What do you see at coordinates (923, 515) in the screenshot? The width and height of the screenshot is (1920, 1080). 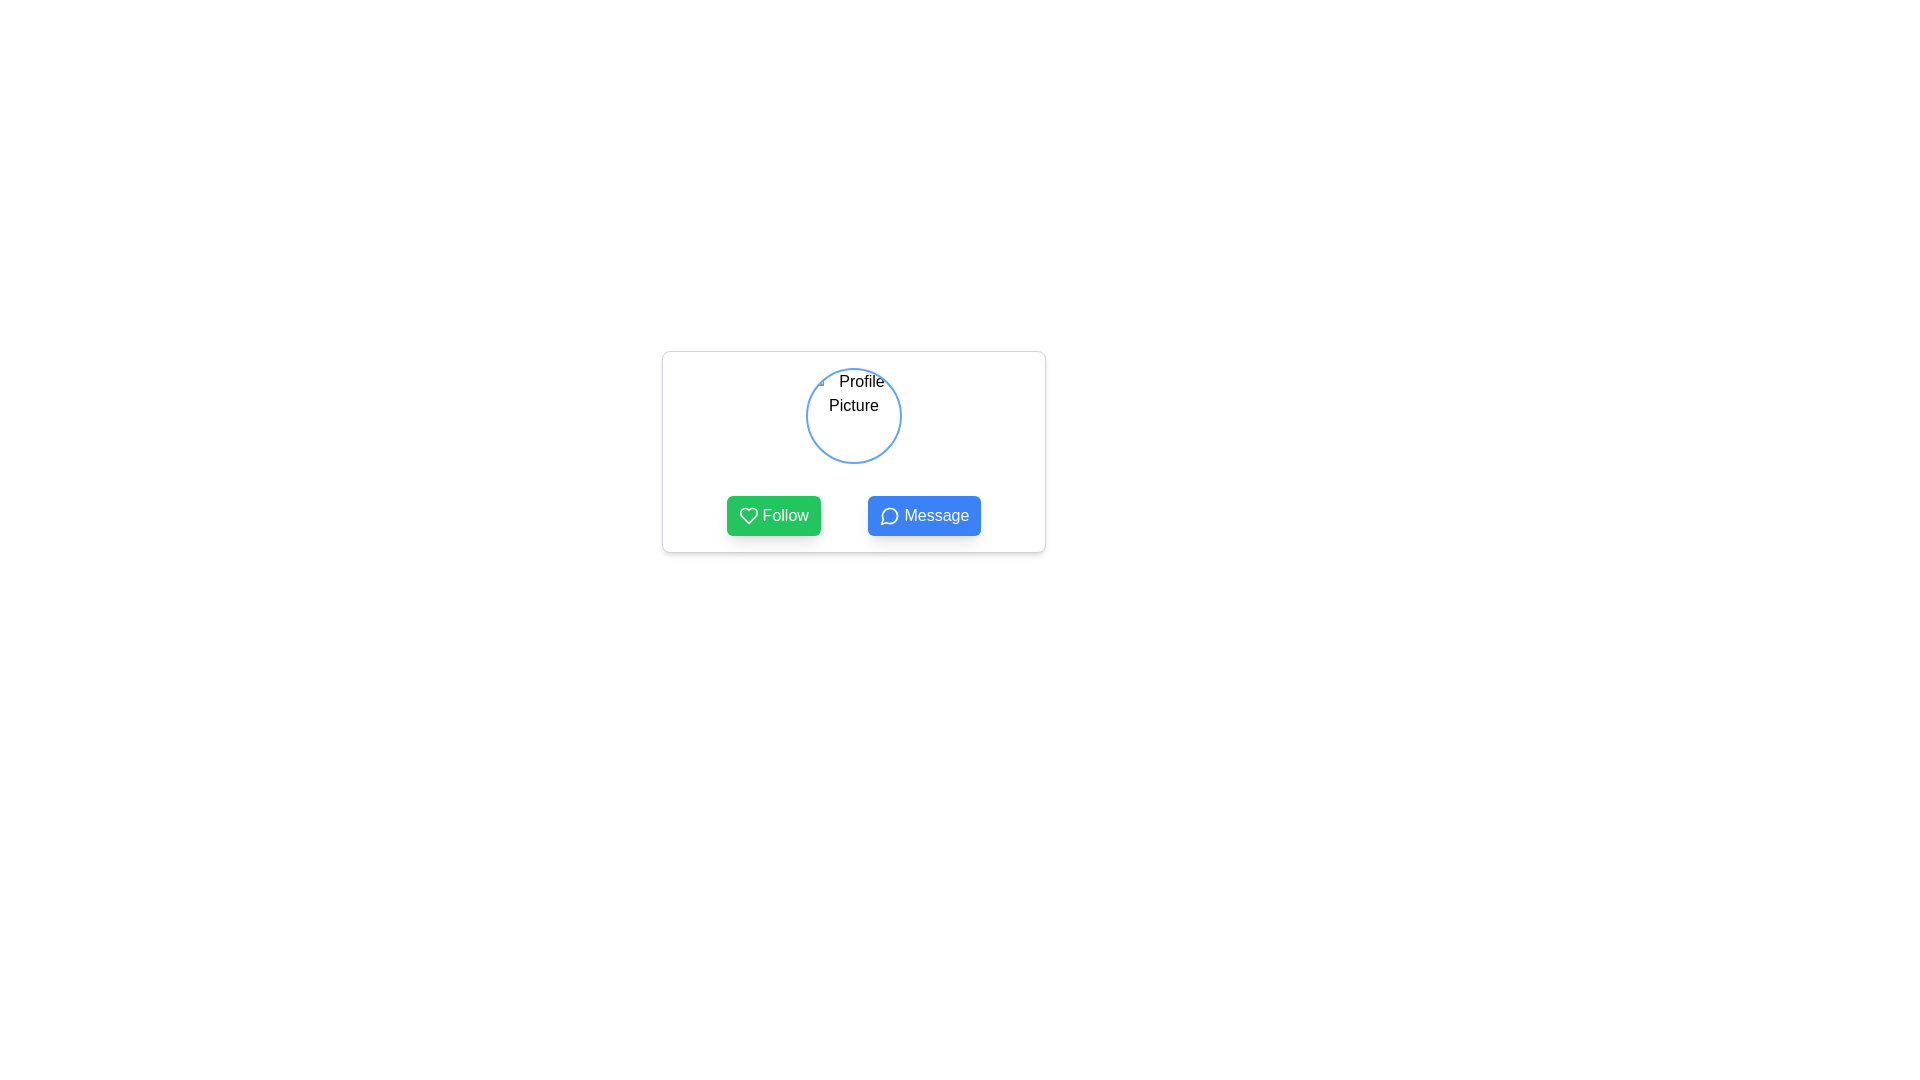 I see `the messaging button located to the right of the green 'Follow' button in the button group below the circular profile picture` at bounding box center [923, 515].